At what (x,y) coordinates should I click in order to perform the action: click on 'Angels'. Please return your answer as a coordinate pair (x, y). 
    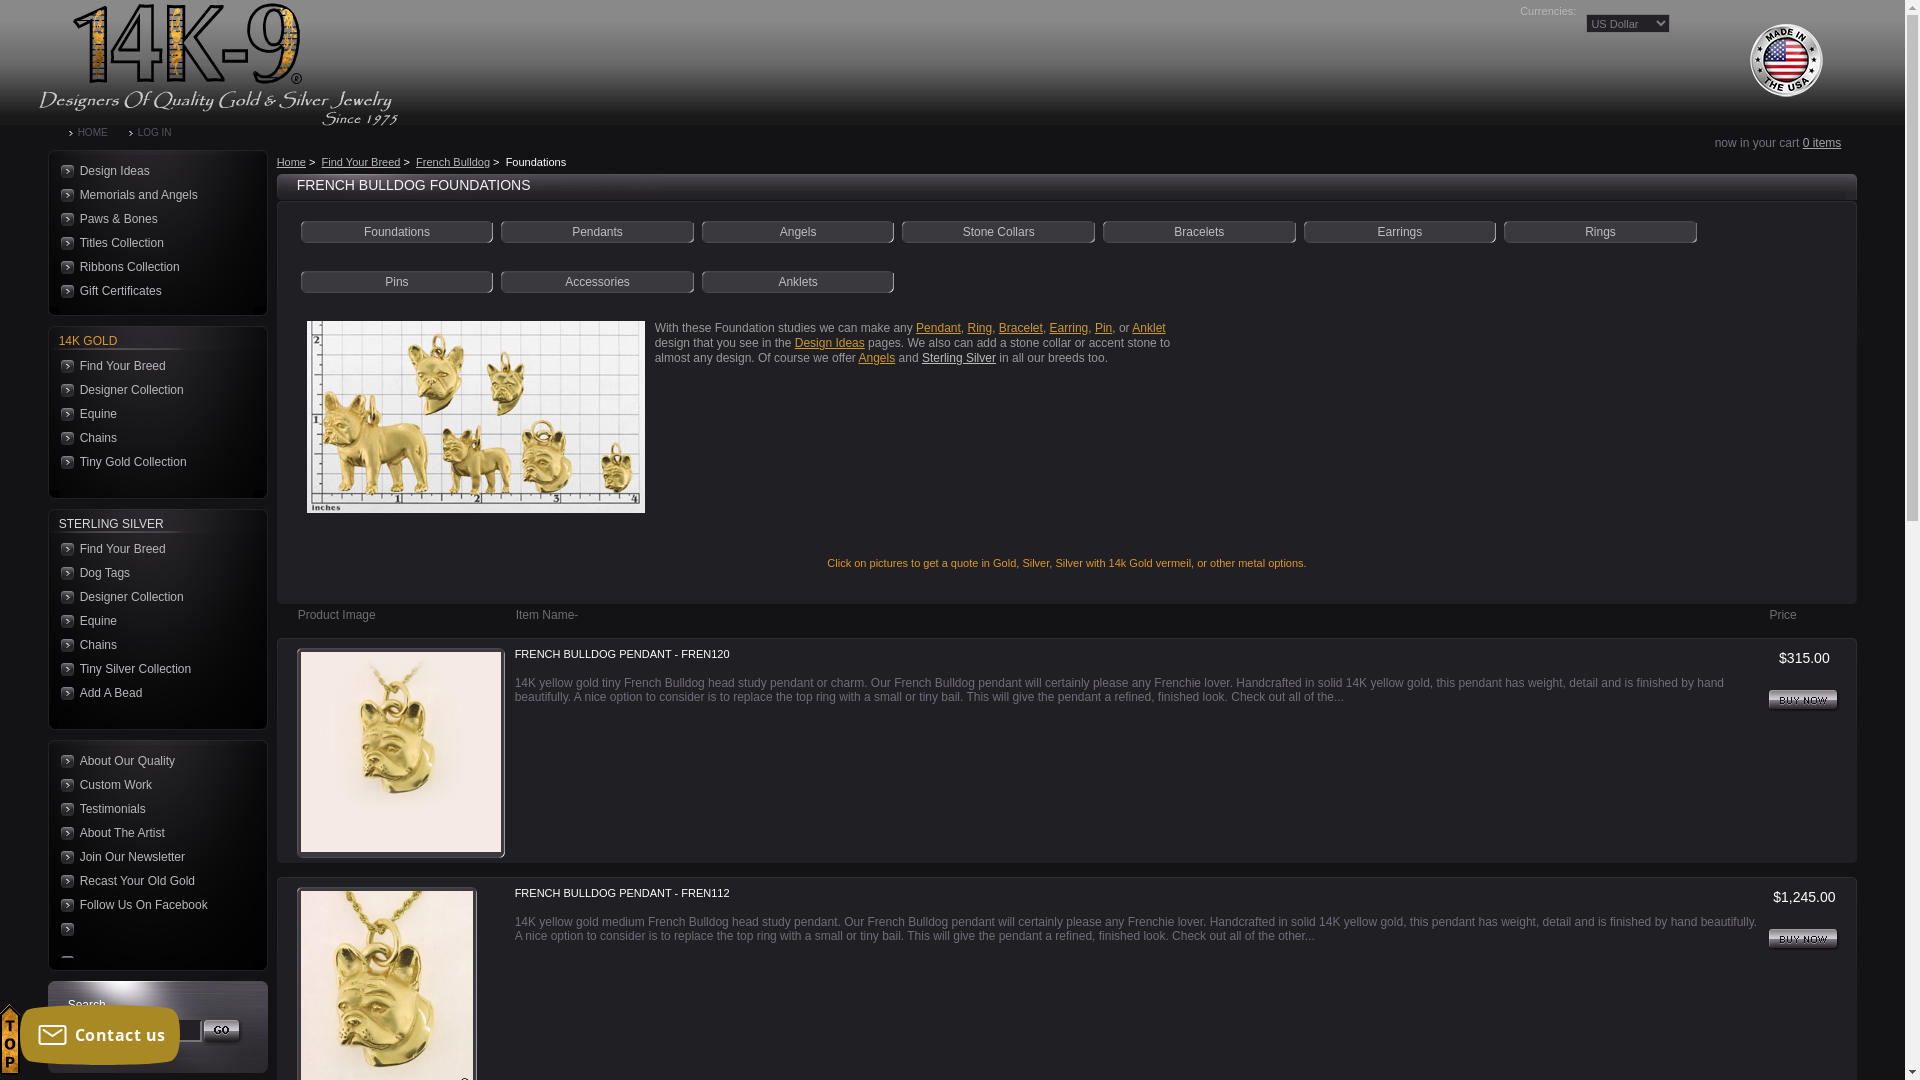
    Looking at the image, I should click on (797, 230).